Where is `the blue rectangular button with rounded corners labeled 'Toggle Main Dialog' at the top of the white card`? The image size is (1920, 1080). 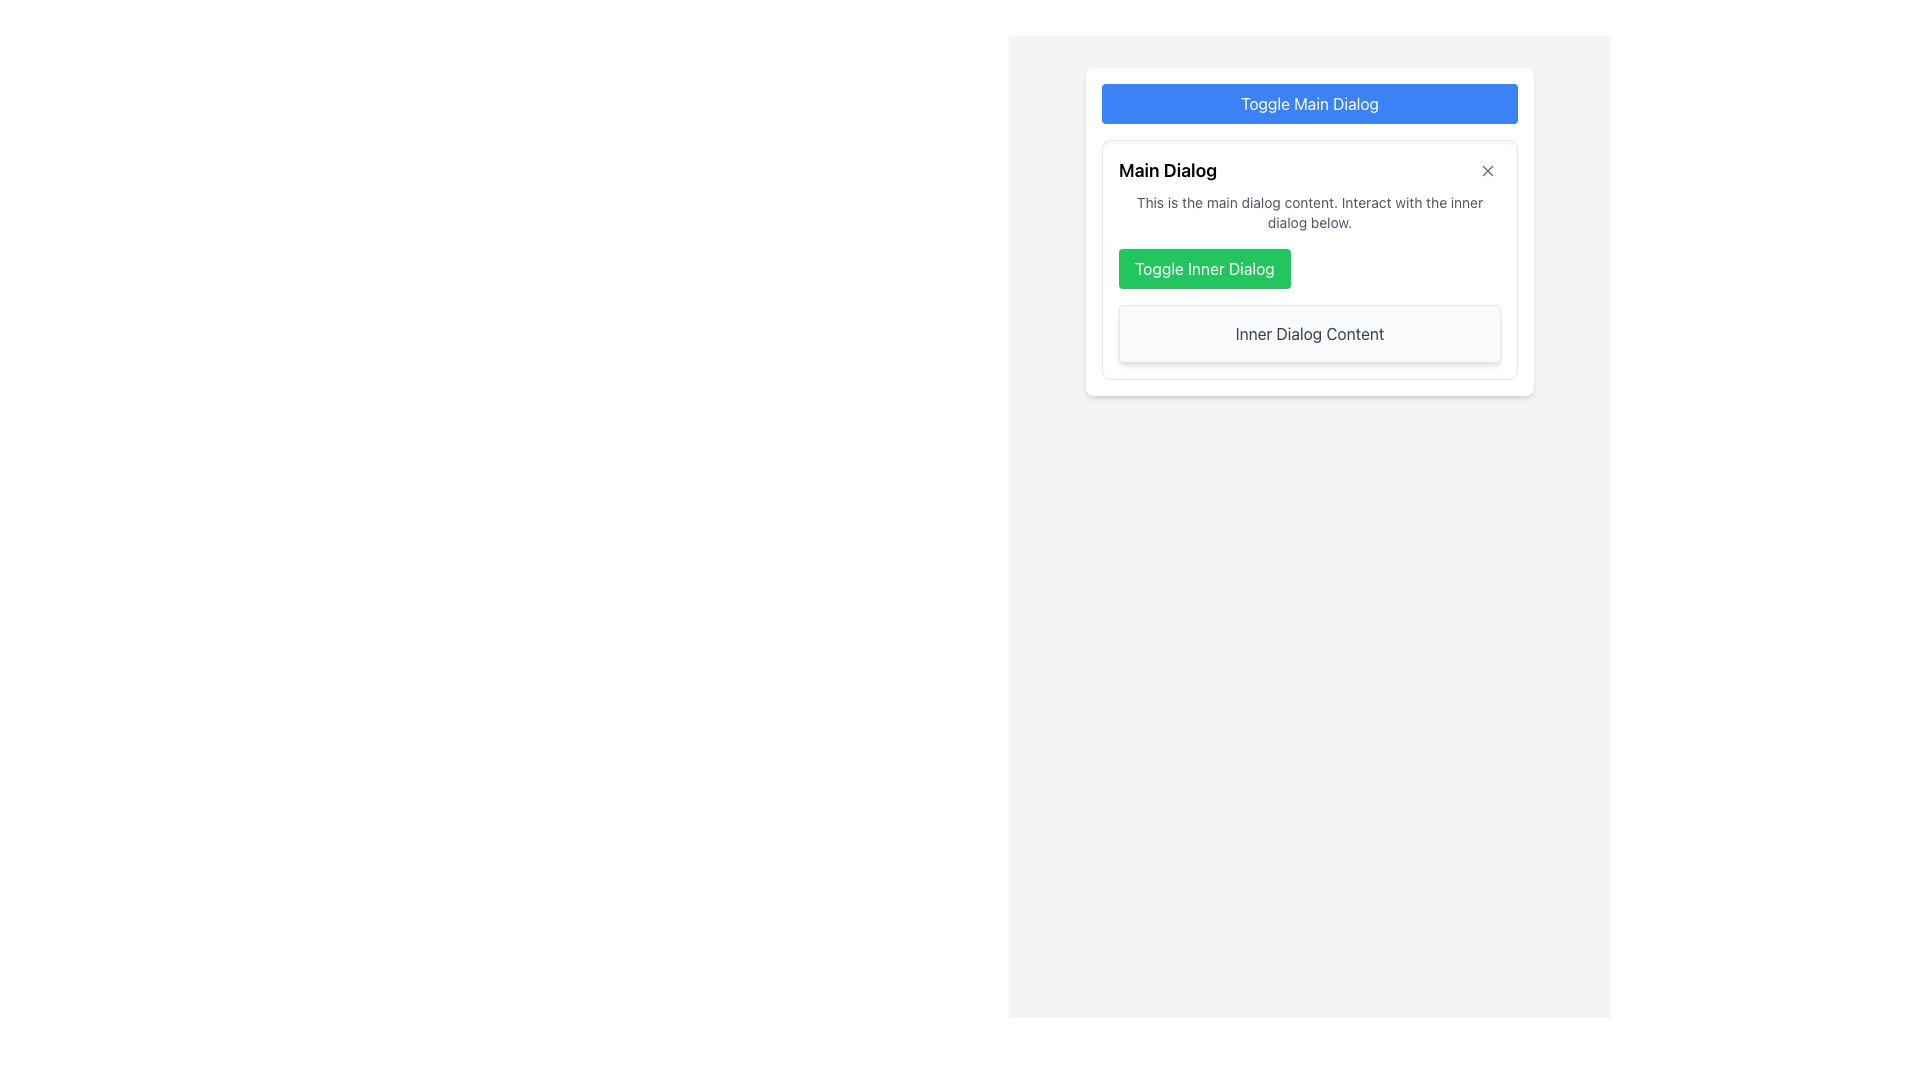 the blue rectangular button with rounded corners labeled 'Toggle Main Dialog' at the top of the white card is located at coordinates (1310, 104).